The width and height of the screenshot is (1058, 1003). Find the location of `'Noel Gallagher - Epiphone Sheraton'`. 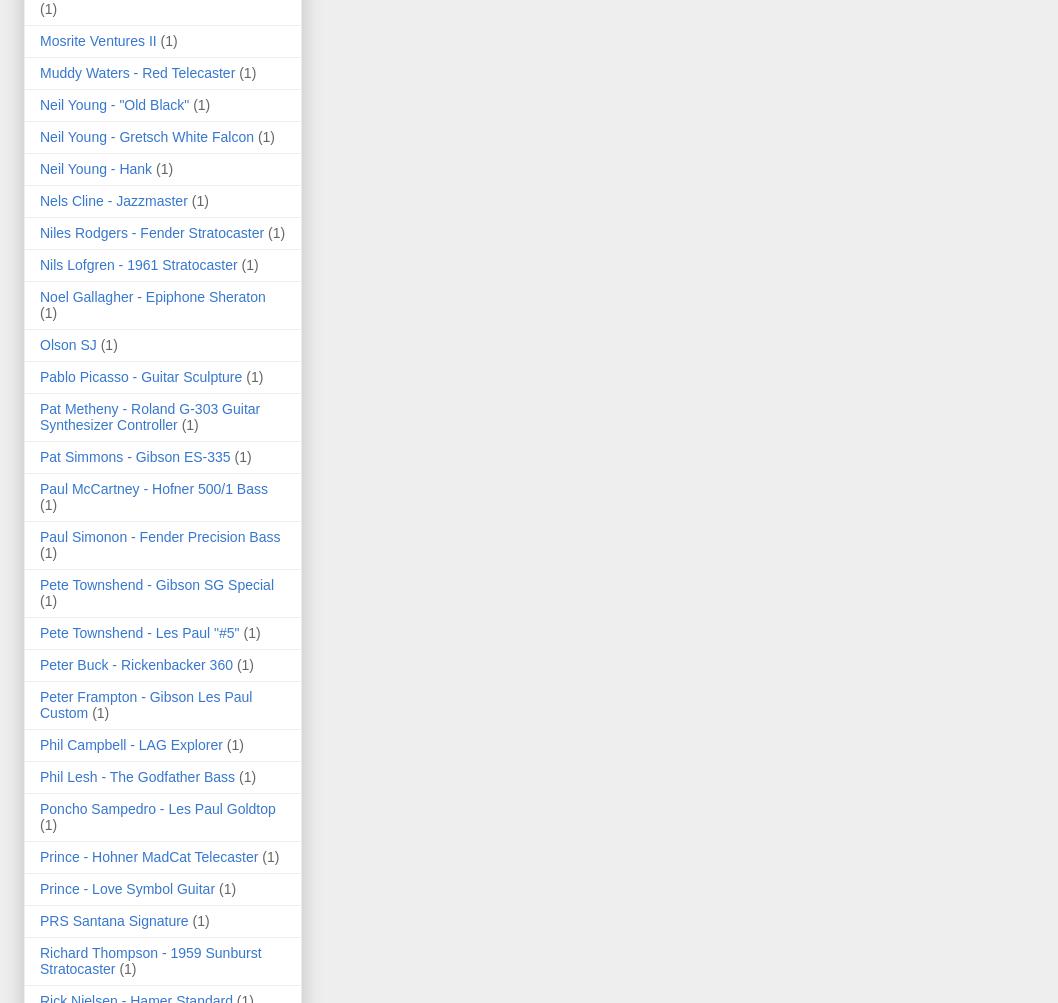

'Noel Gallagher - Epiphone Sheraton' is located at coordinates (39, 295).